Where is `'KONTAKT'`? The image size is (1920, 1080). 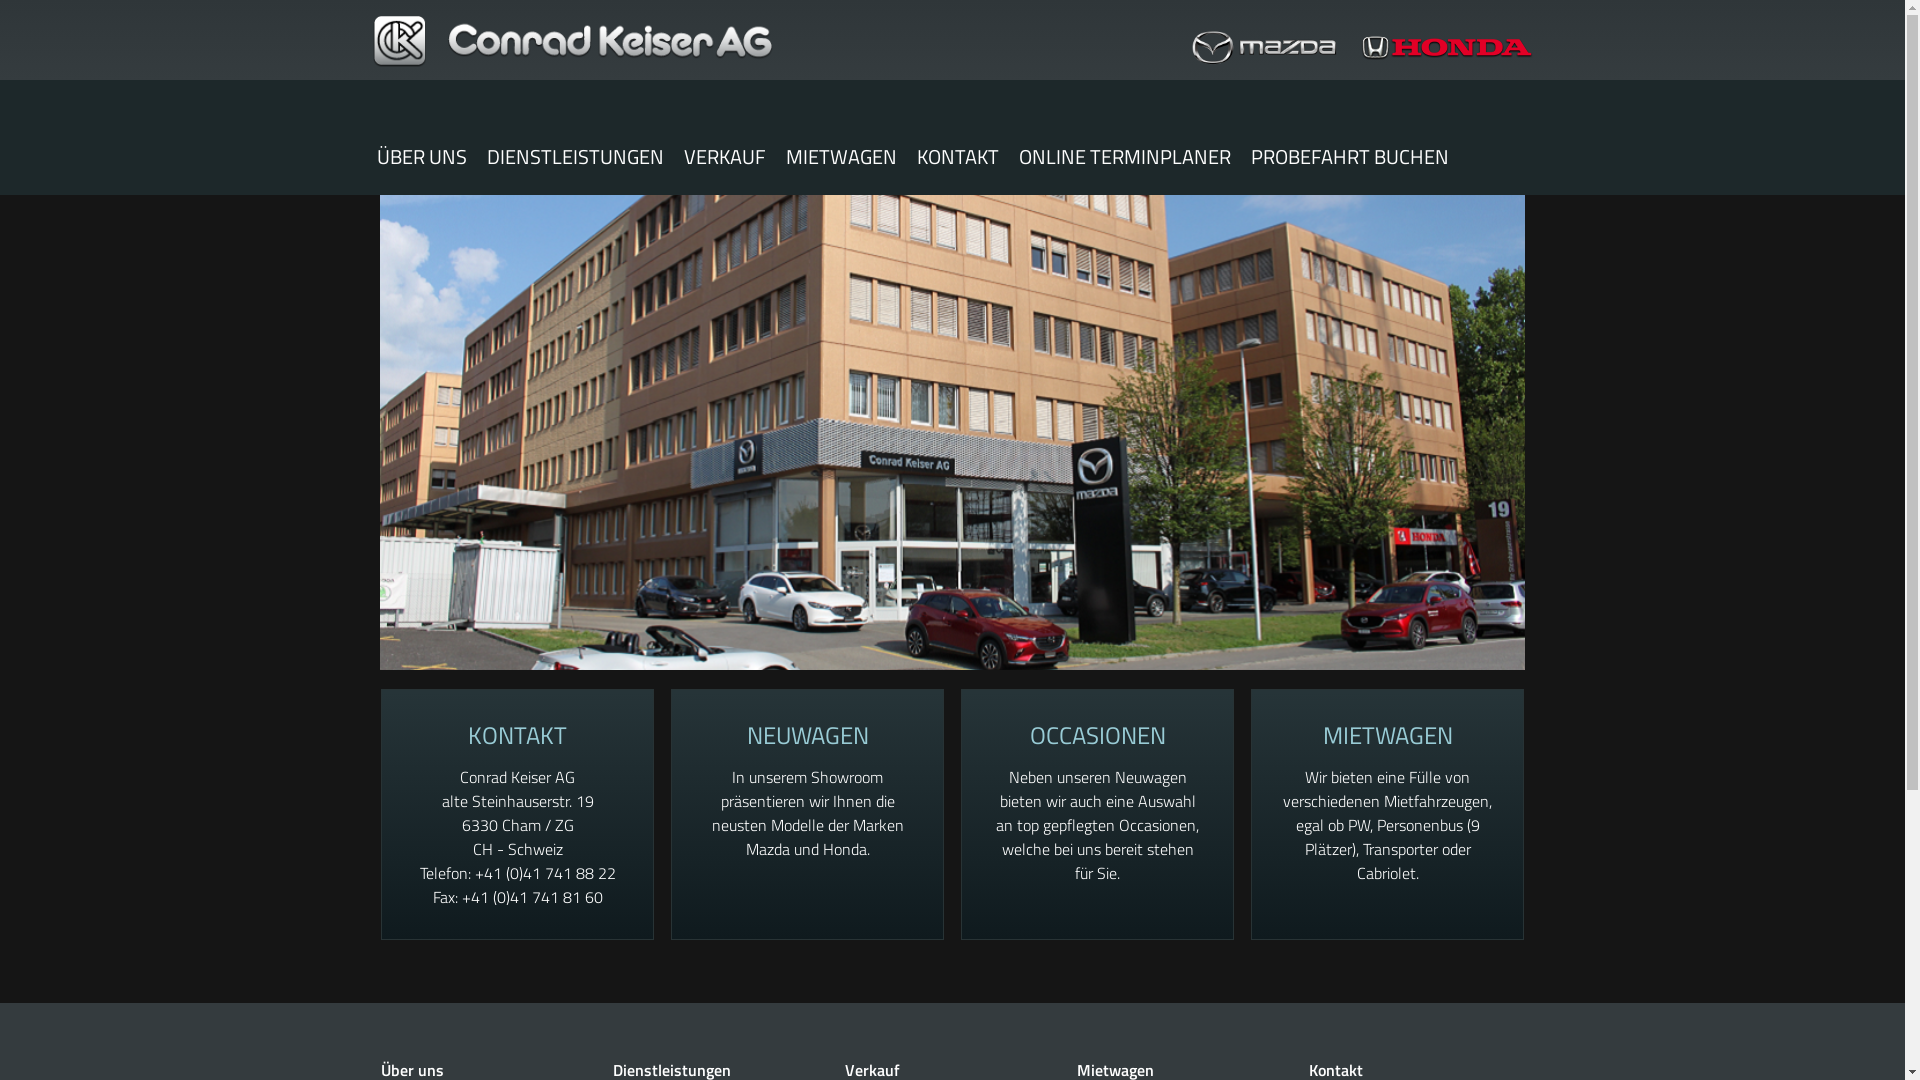
'KONTAKT' is located at coordinates (517, 735).